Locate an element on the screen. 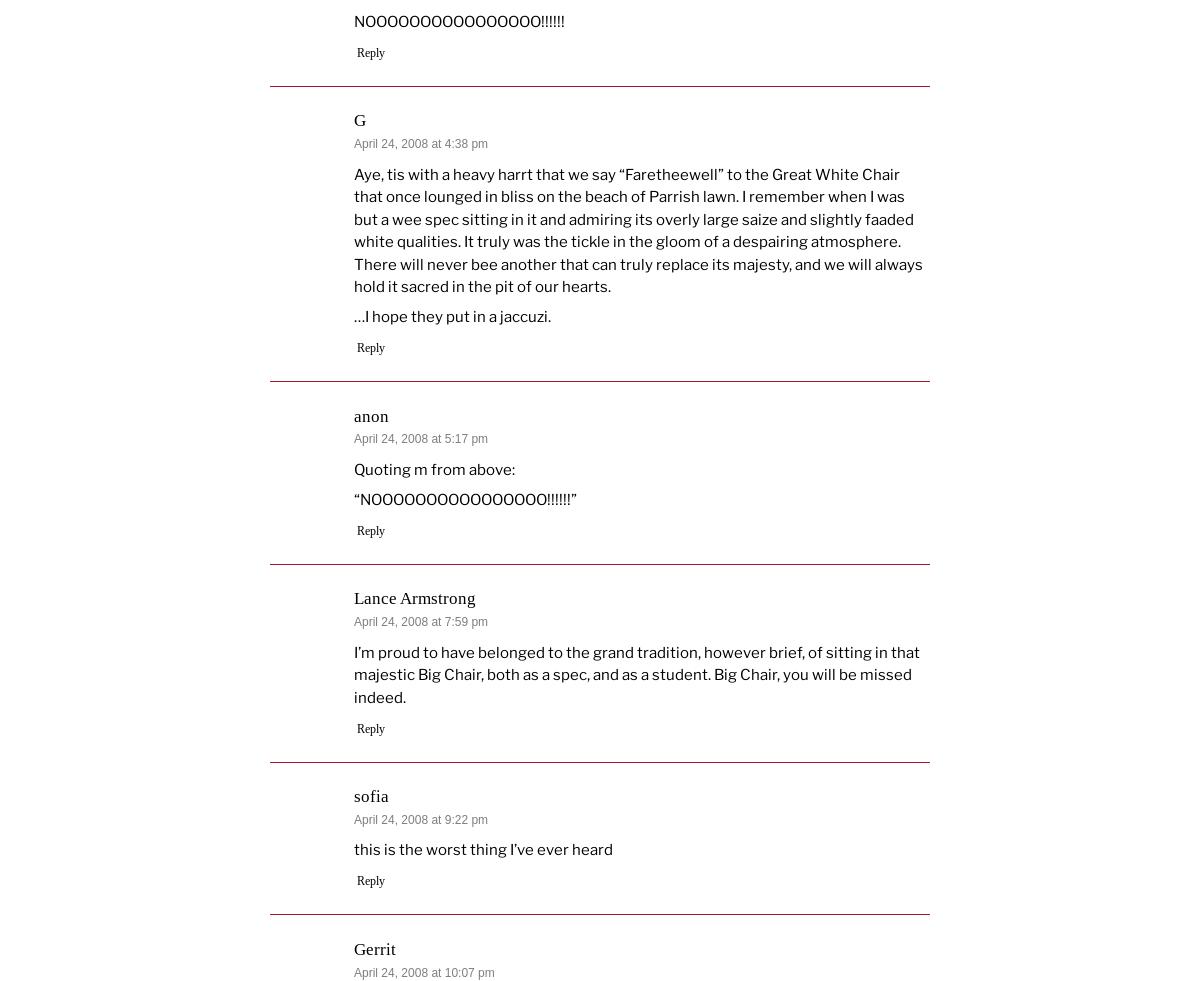 This screenshot has height=981, width=1200. 'Quoting m from above:' is located at coordinates (434, 468).